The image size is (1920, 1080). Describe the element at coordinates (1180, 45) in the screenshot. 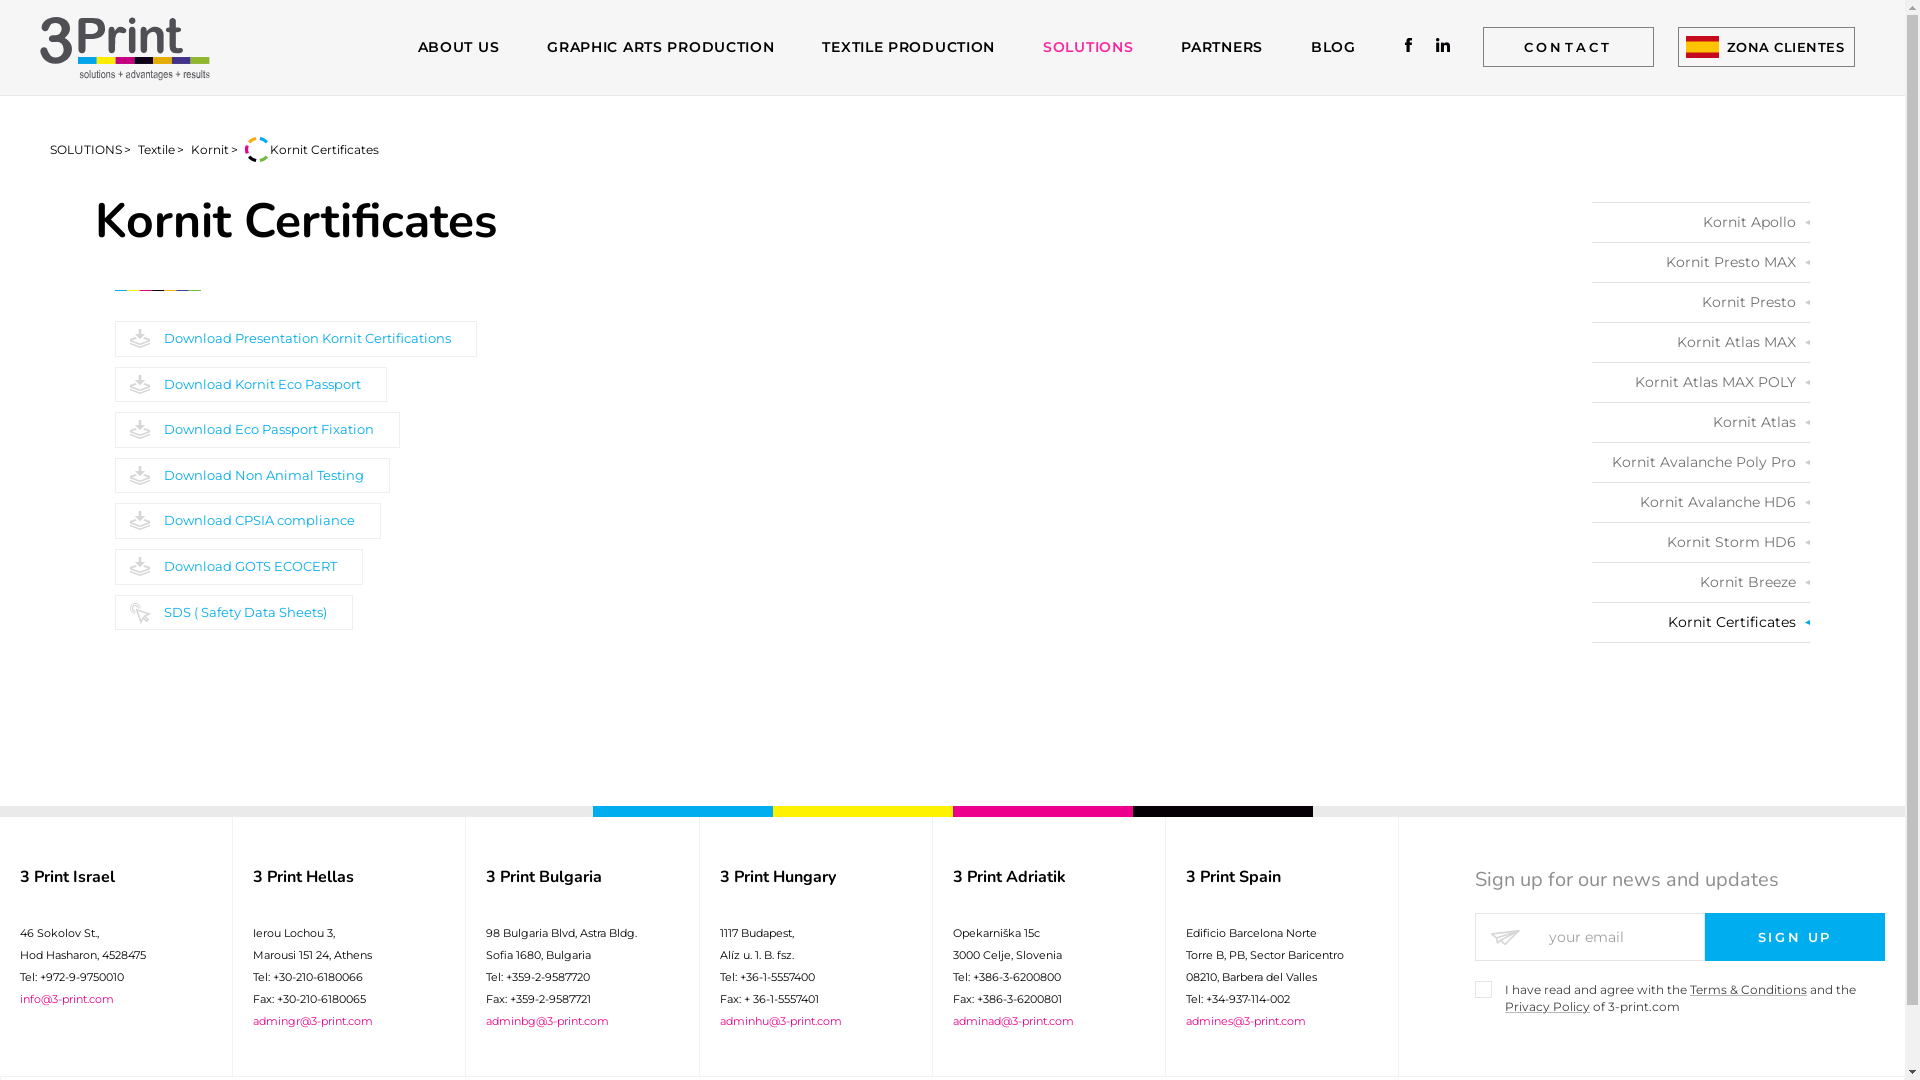

I see `'PARTNERS'` at that location.